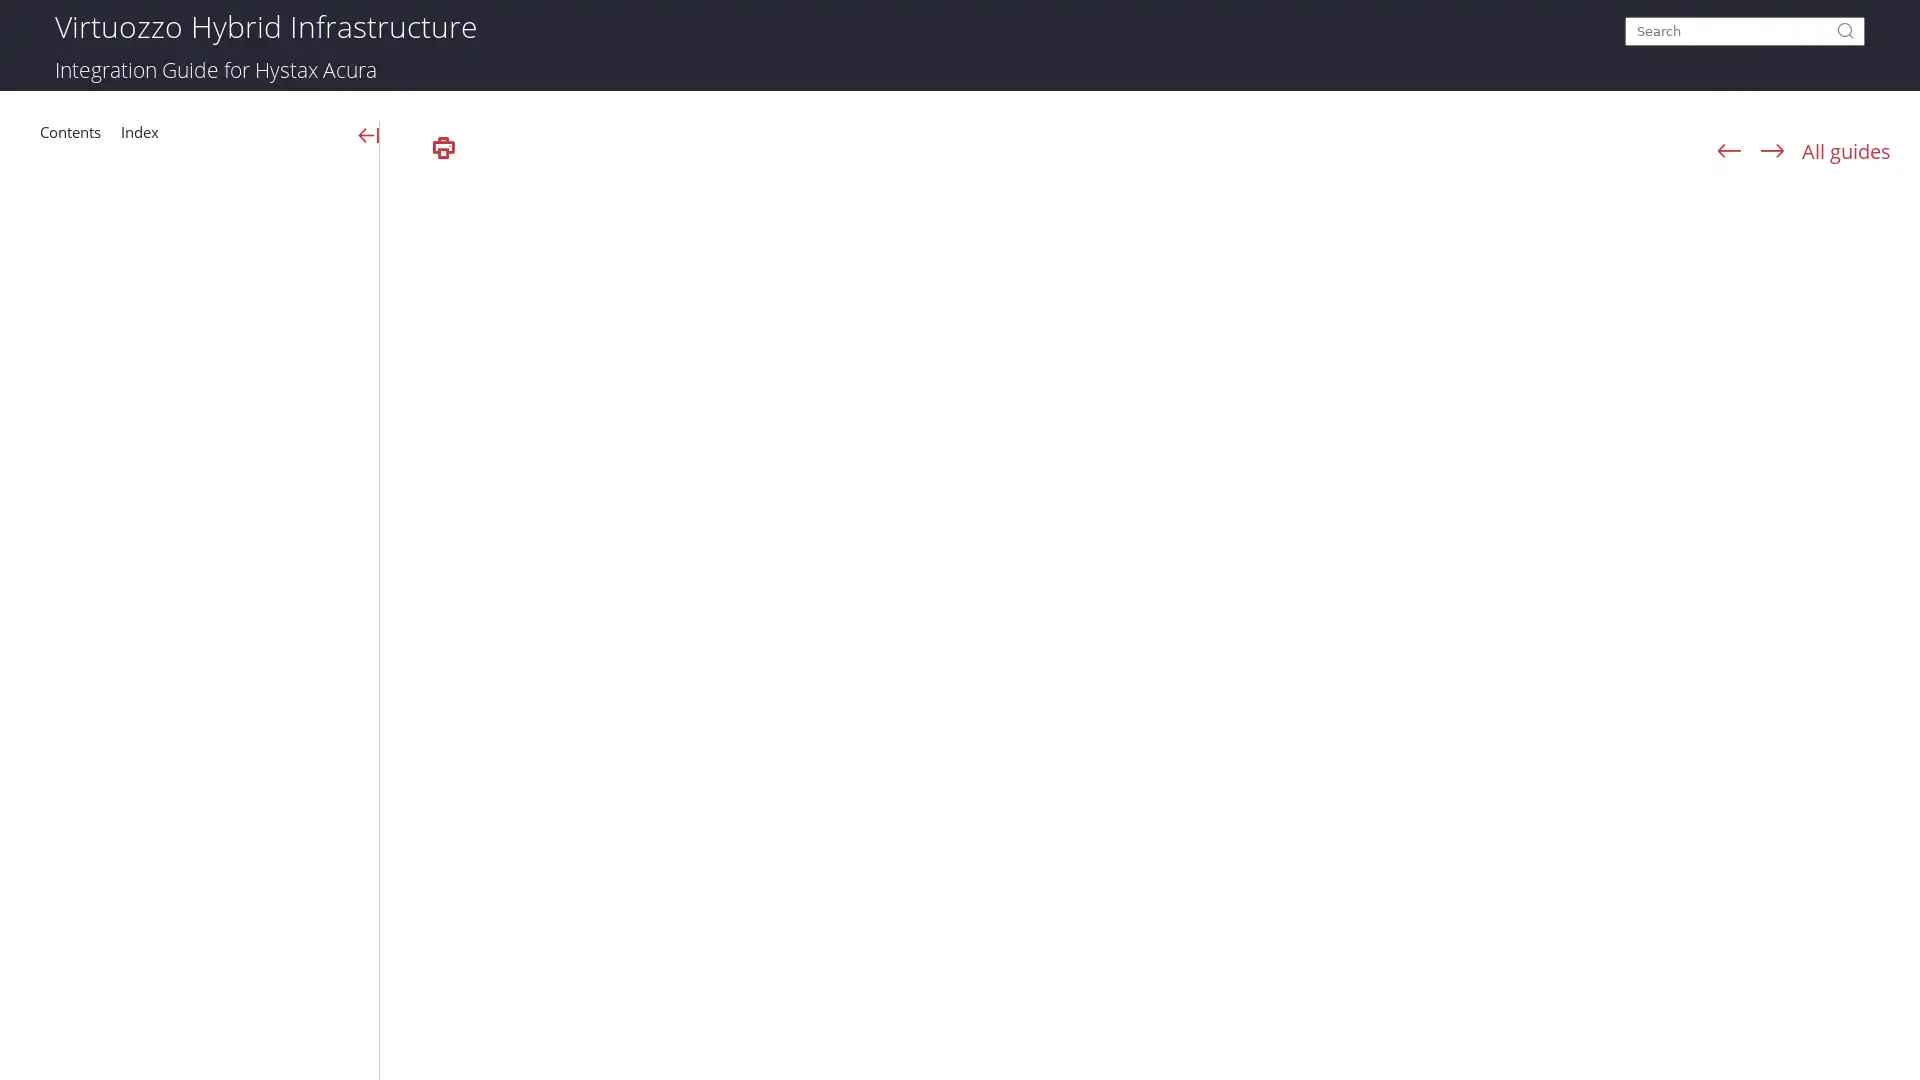 This screenshot has height=1080, width=1920. Describe the element at coordinates (1845, 150) in the screenshot. I see `All guides` at that location.